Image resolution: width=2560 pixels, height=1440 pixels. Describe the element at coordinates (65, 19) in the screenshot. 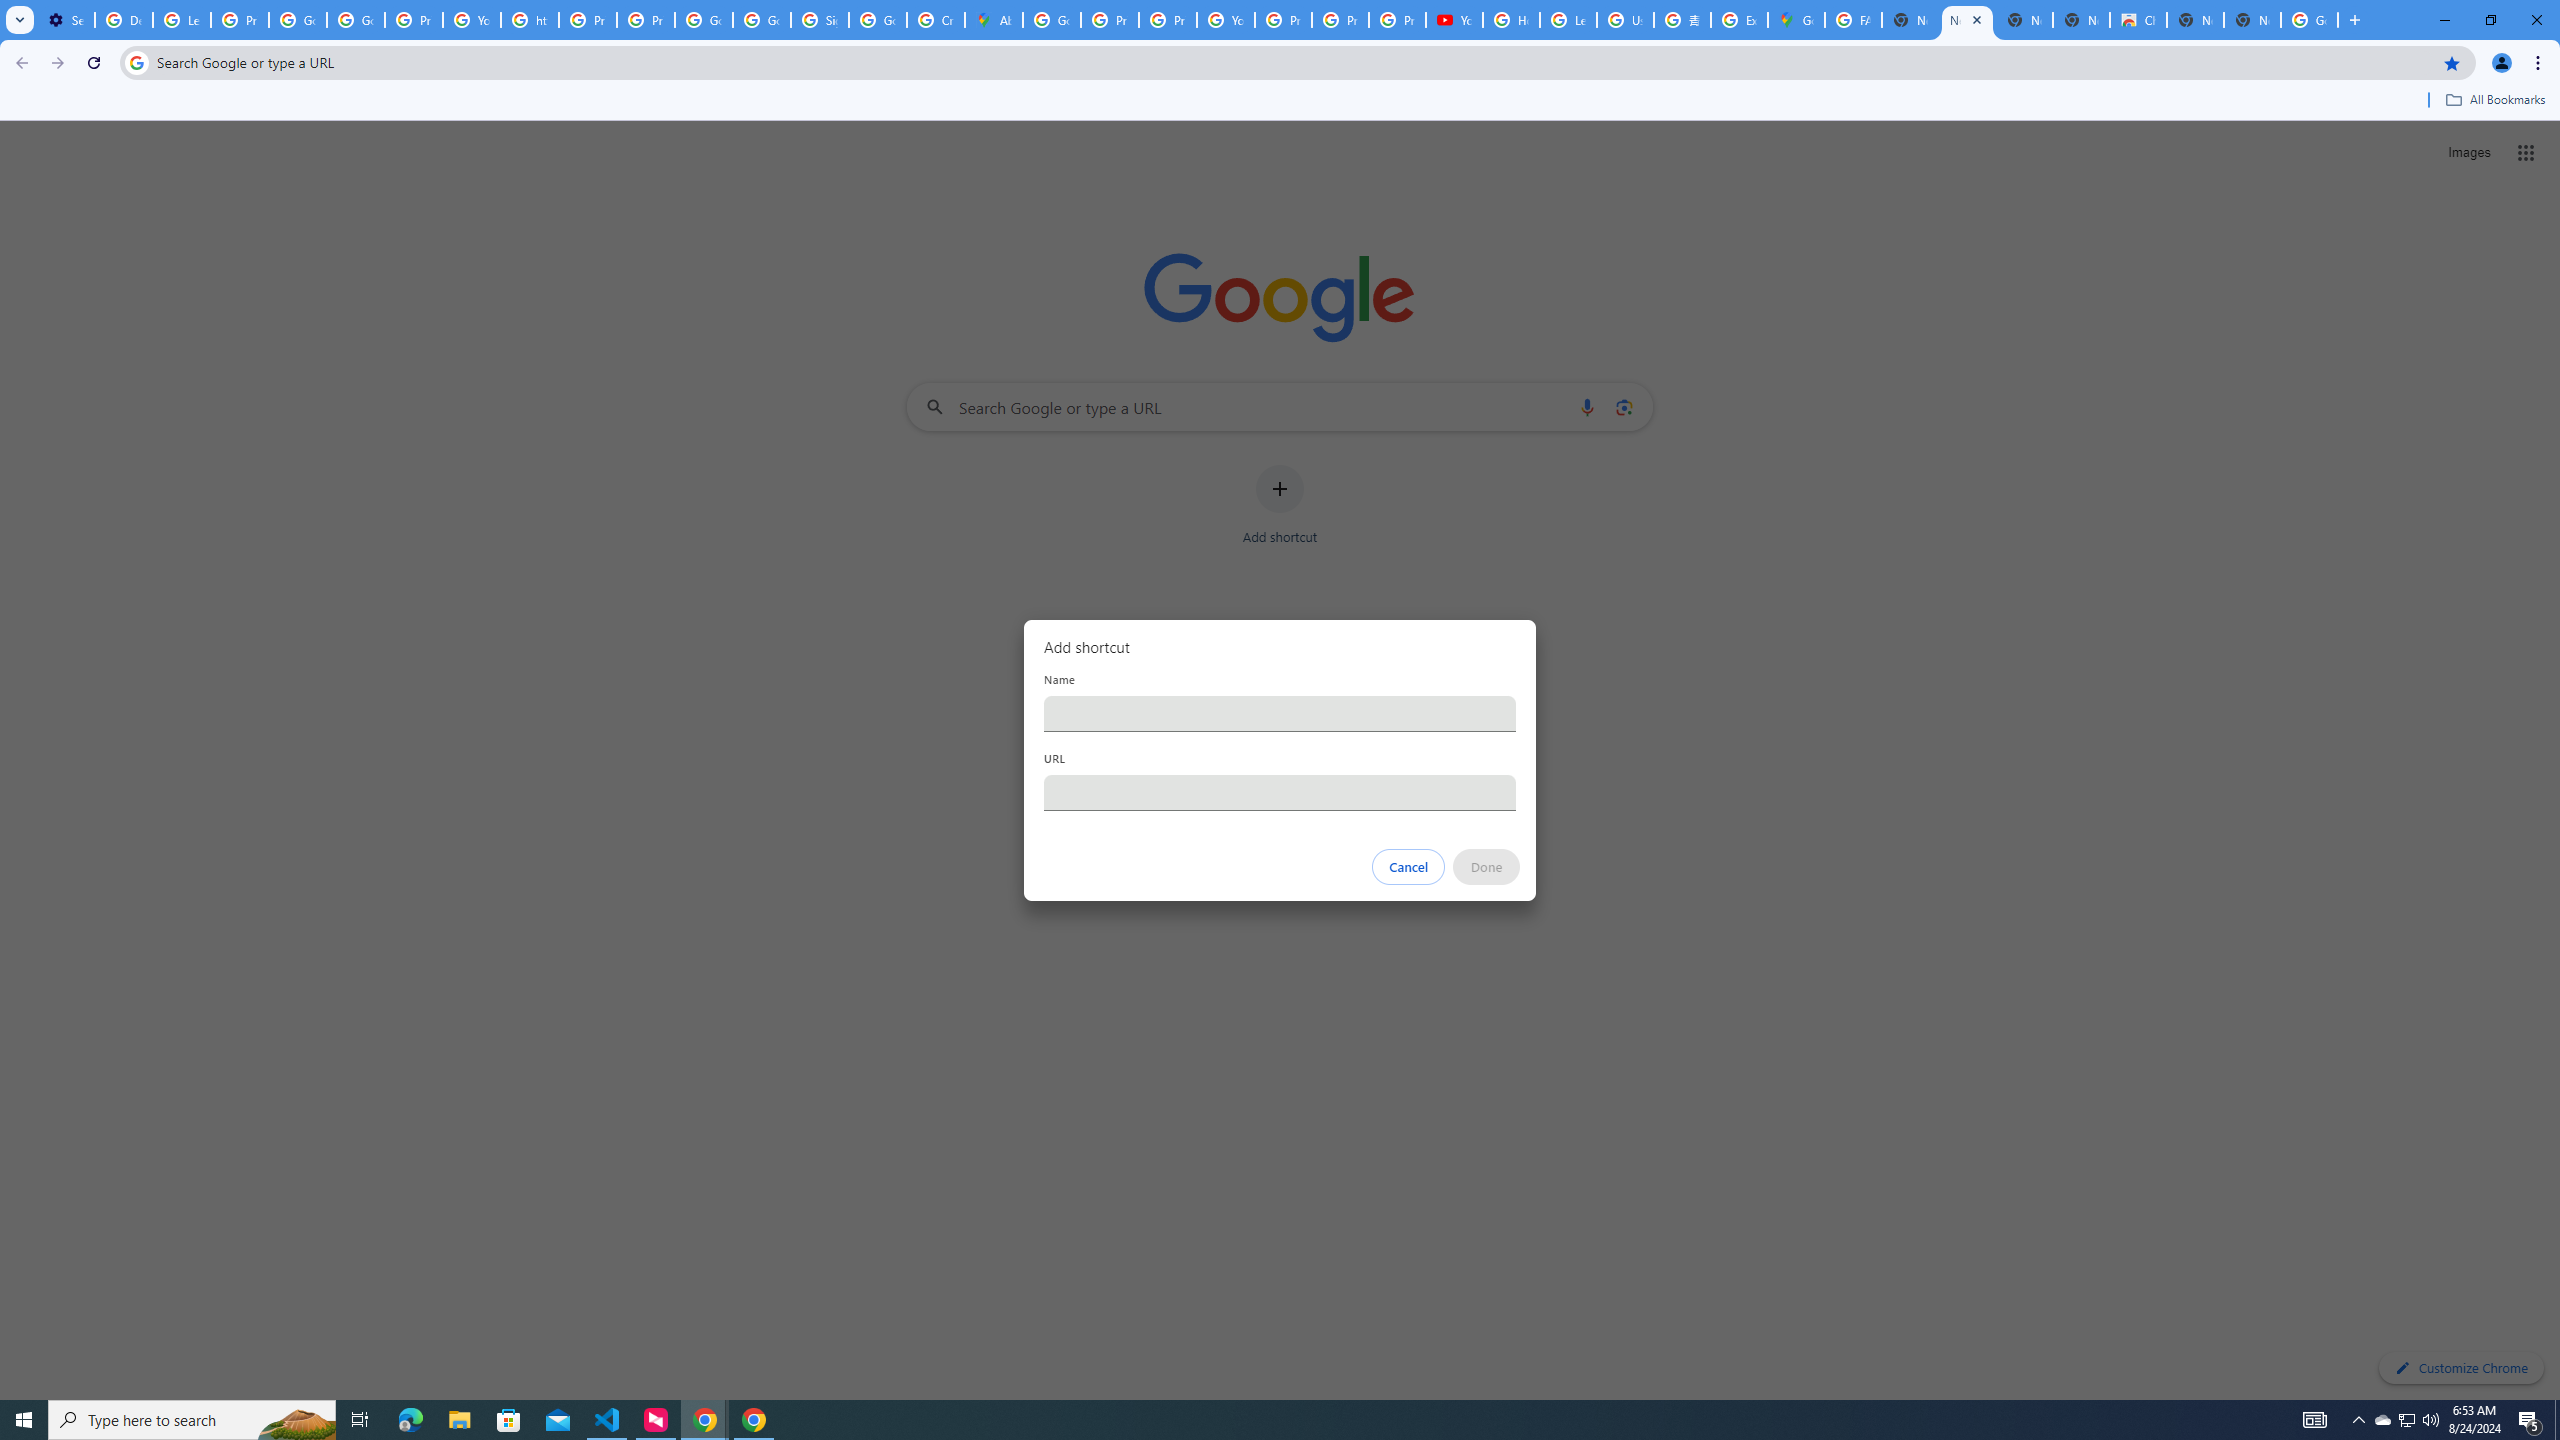

I see `'Settings - On startup'` at that location.